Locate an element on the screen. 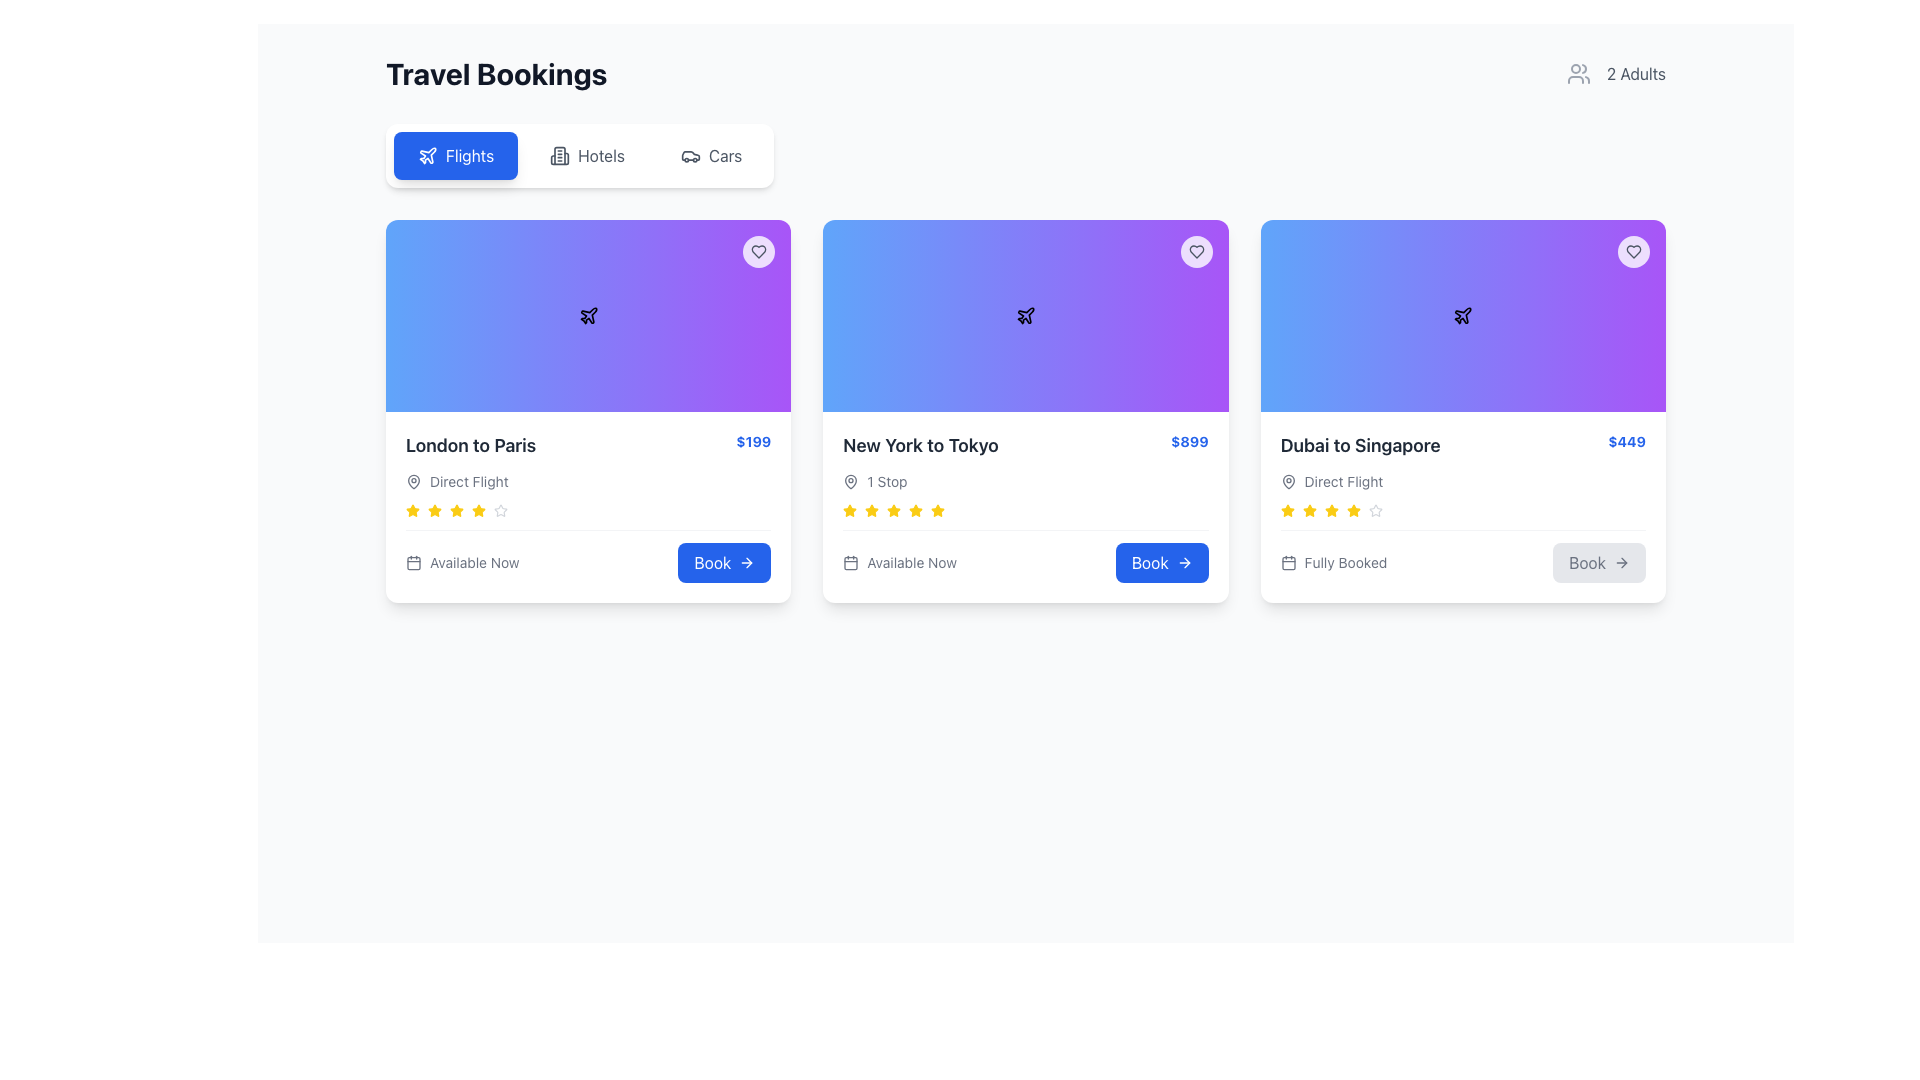  the 'Cars' button, which is styled with gray text and a car icon is located at coordinates (711, 154).